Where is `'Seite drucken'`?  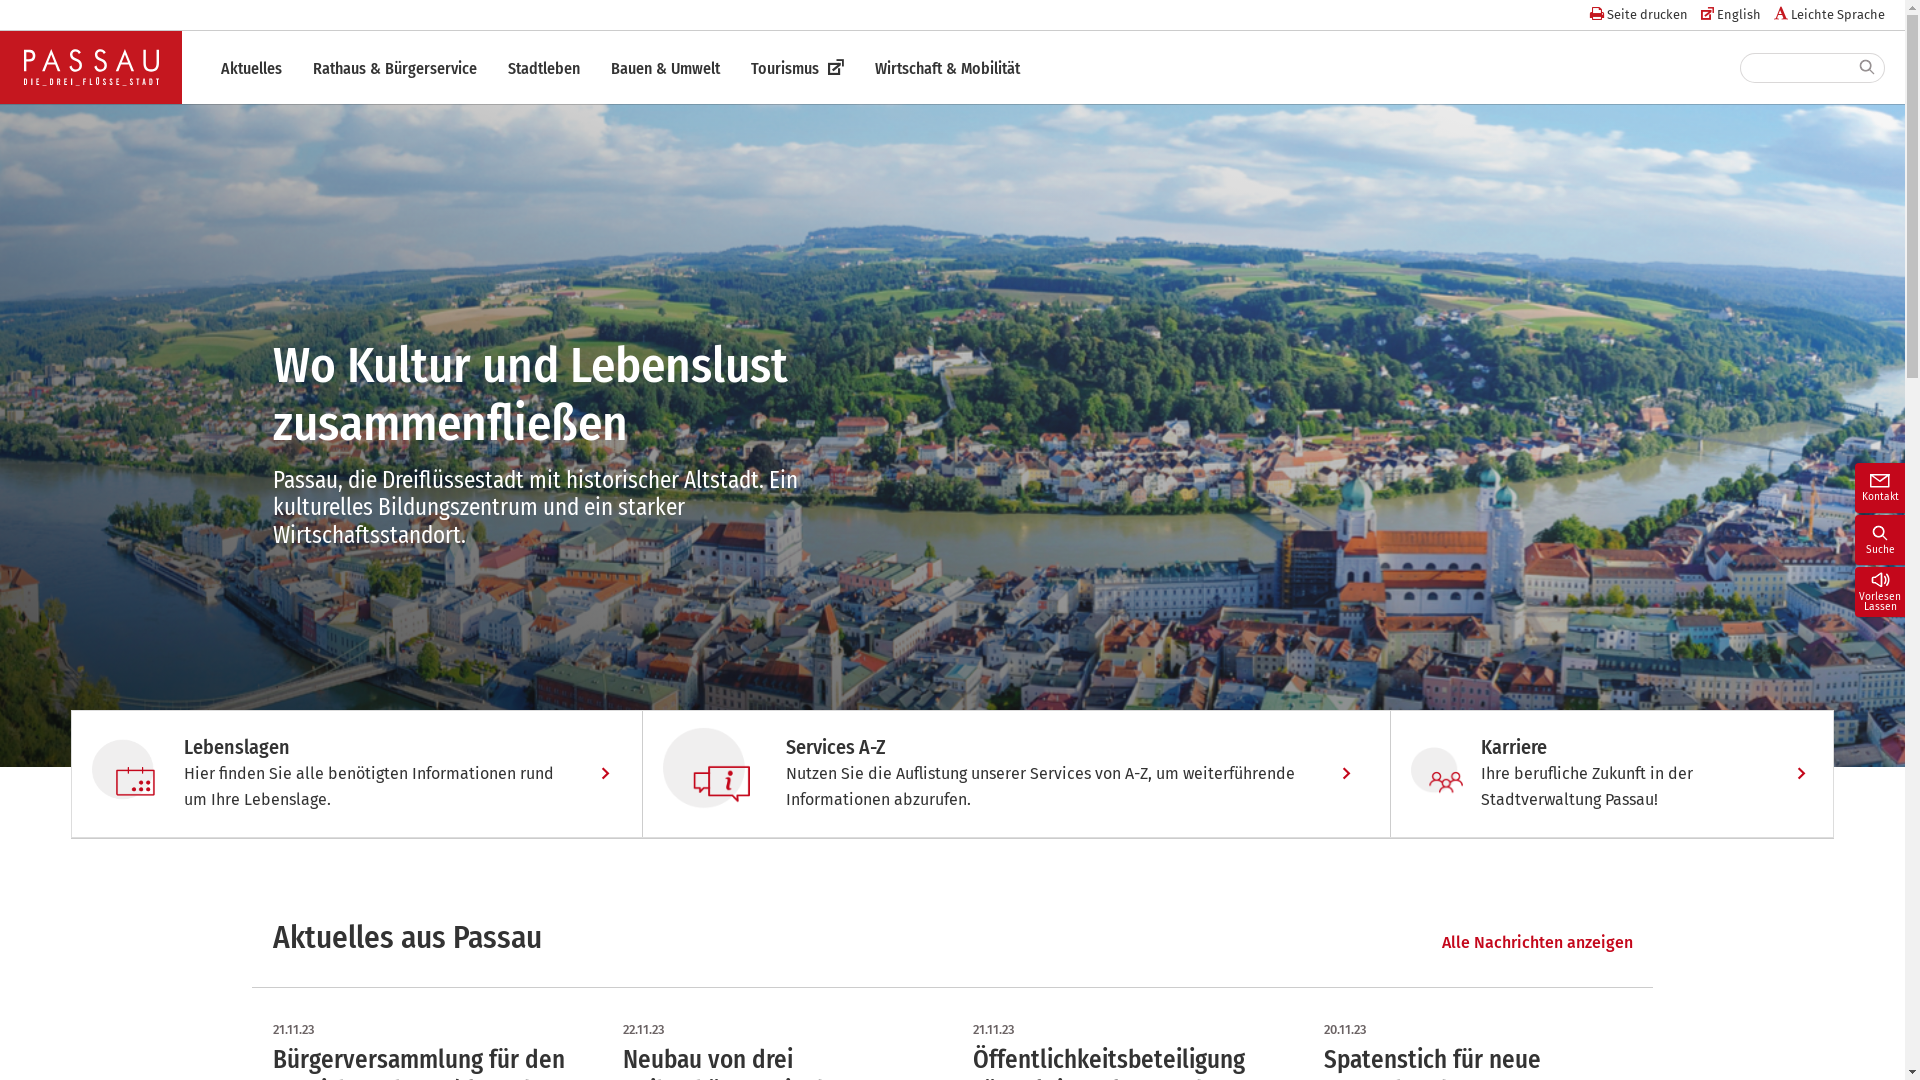
'Seite drucken' is located at coordinates (1638, 14).